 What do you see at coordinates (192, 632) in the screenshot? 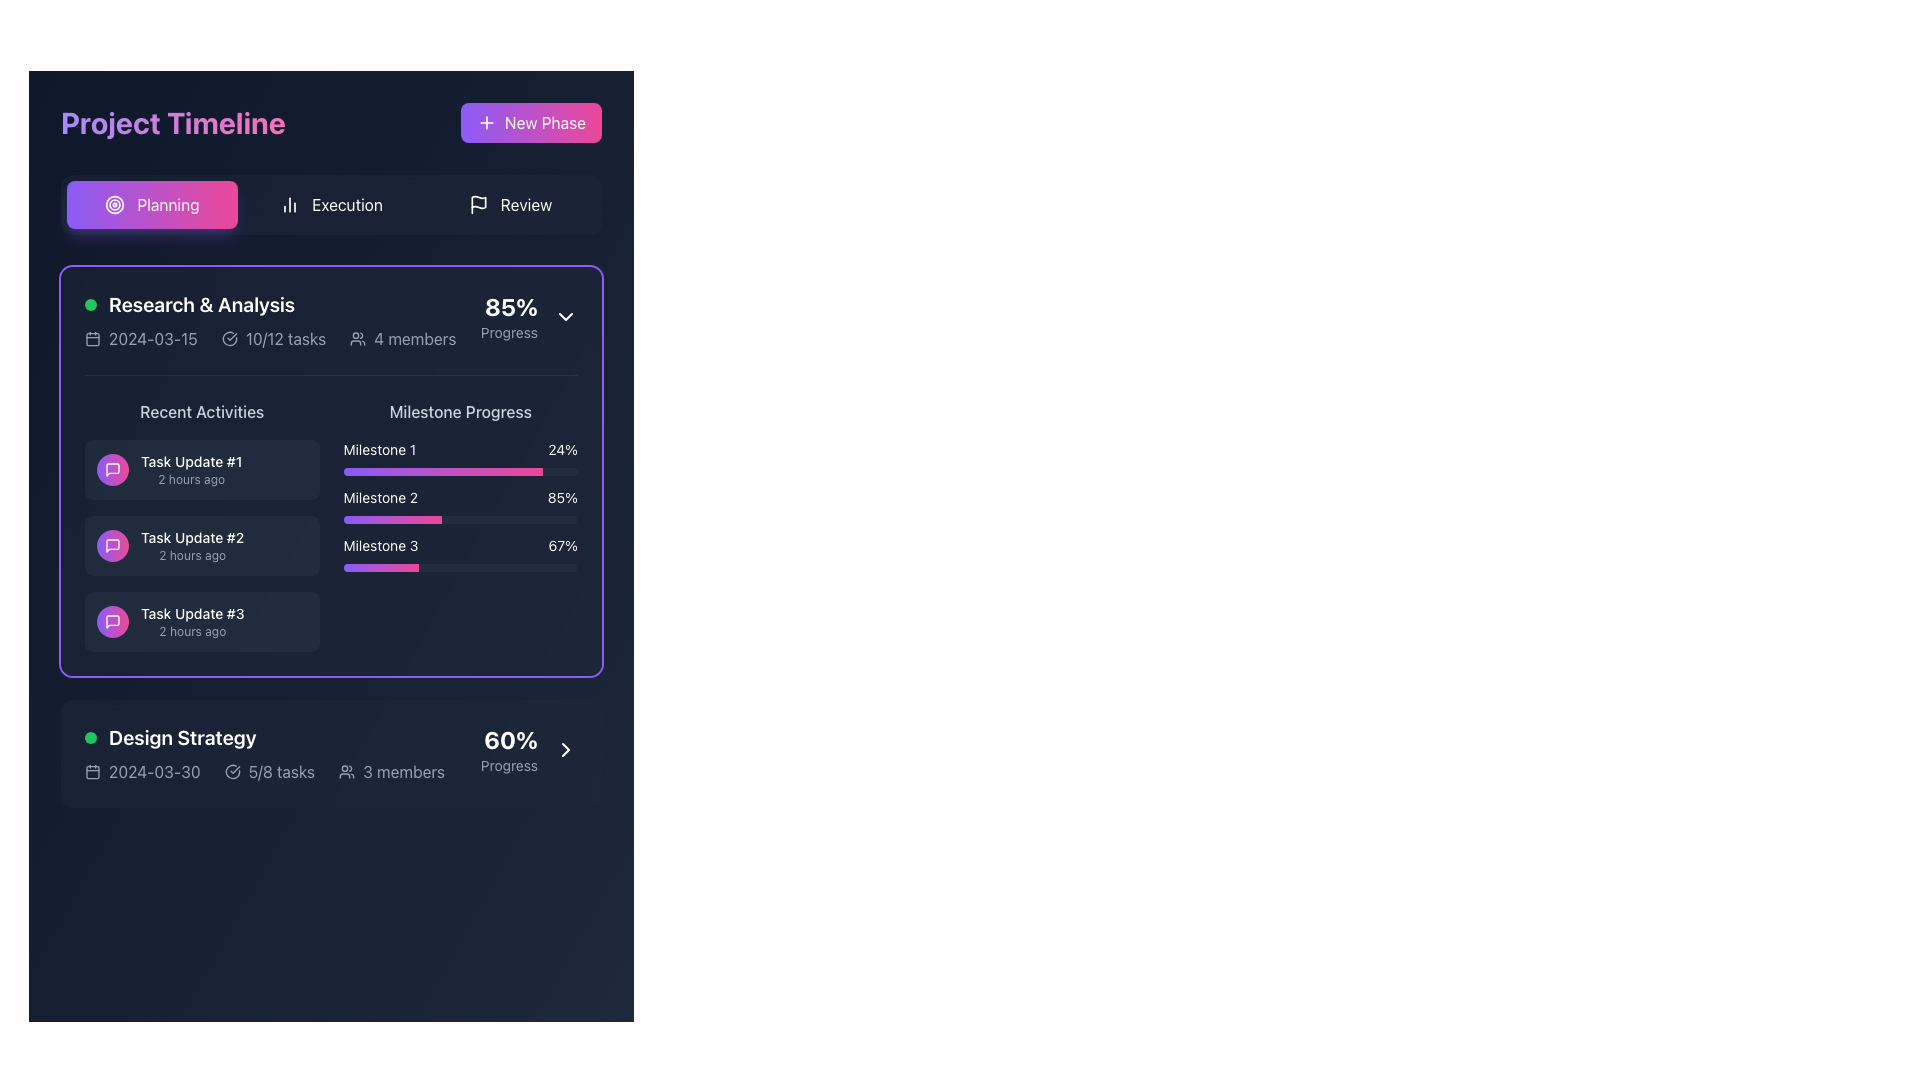
I see `timestamp text label located in the bottom-right corner of the box under the 'Task Update #3' title` at bounding box center [192, 632].